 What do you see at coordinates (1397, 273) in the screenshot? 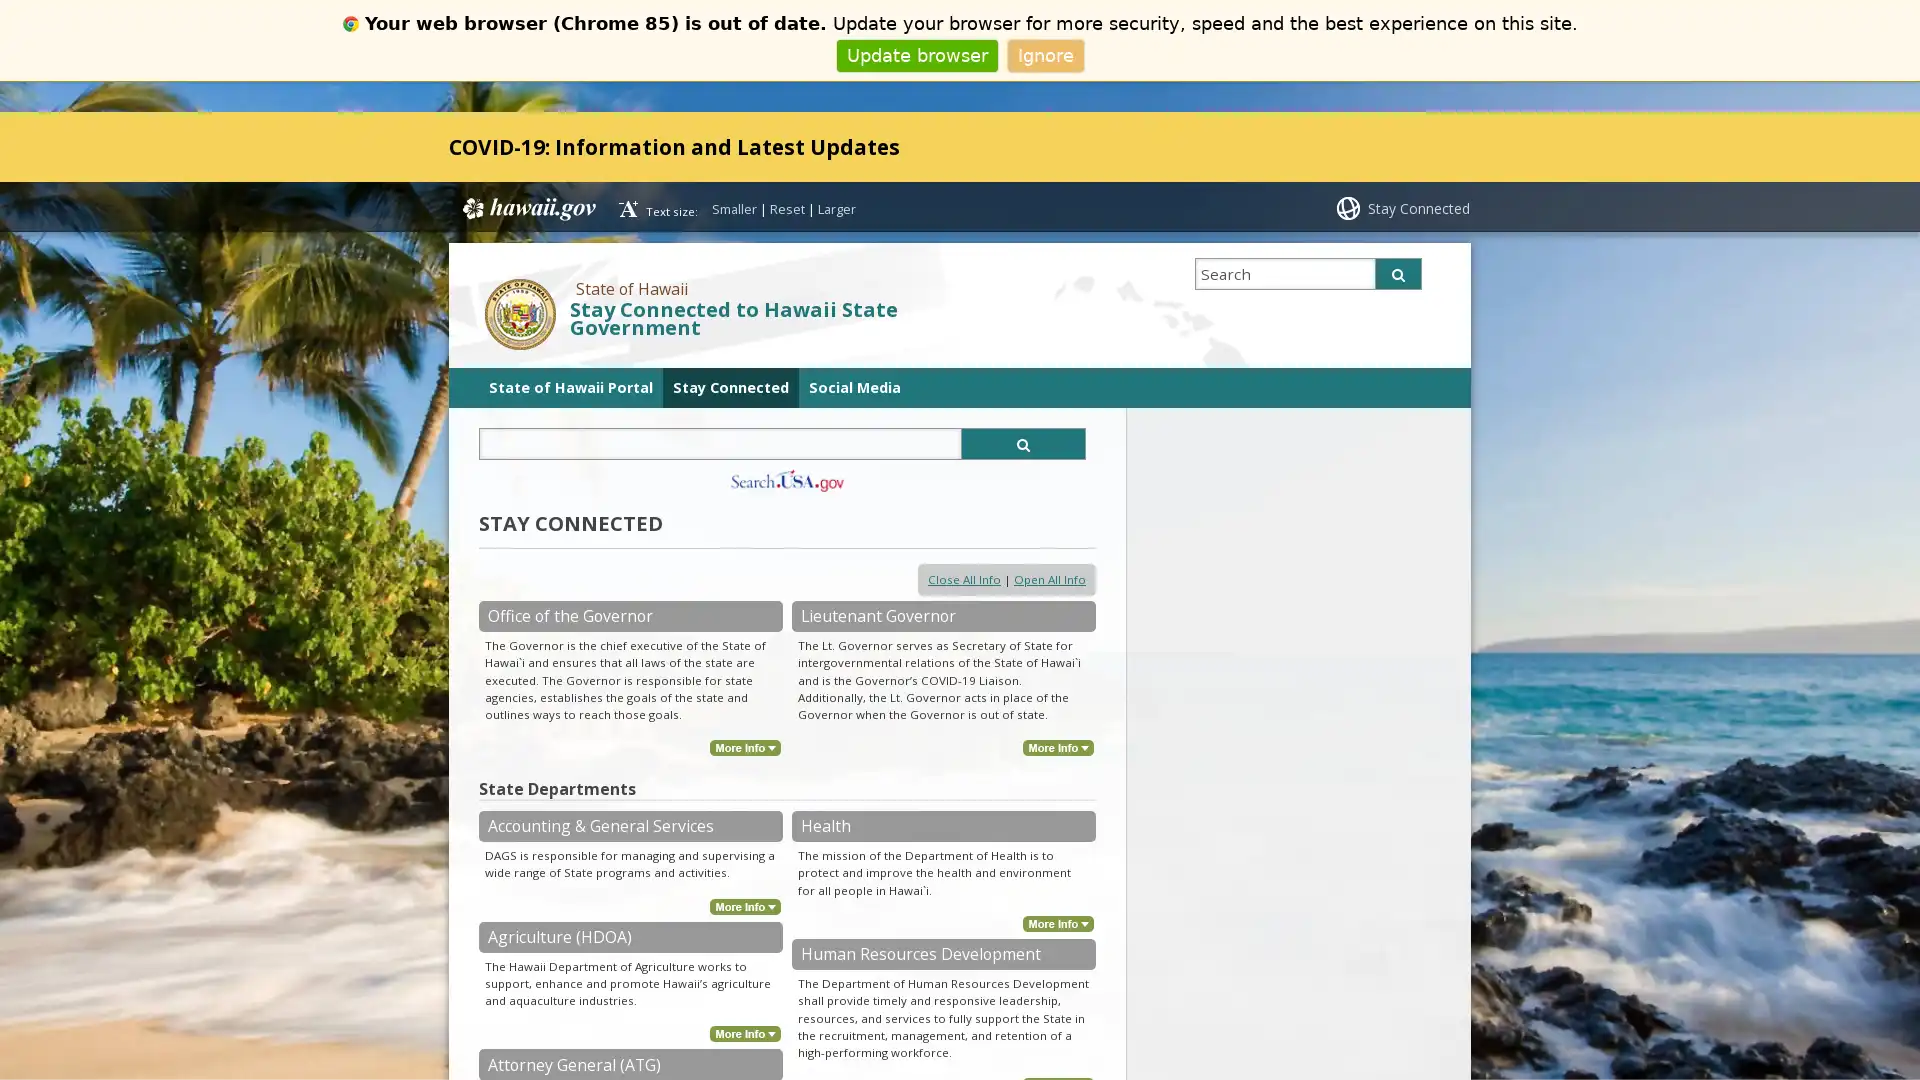
I see `Search` at bounding box center [1397, 273].